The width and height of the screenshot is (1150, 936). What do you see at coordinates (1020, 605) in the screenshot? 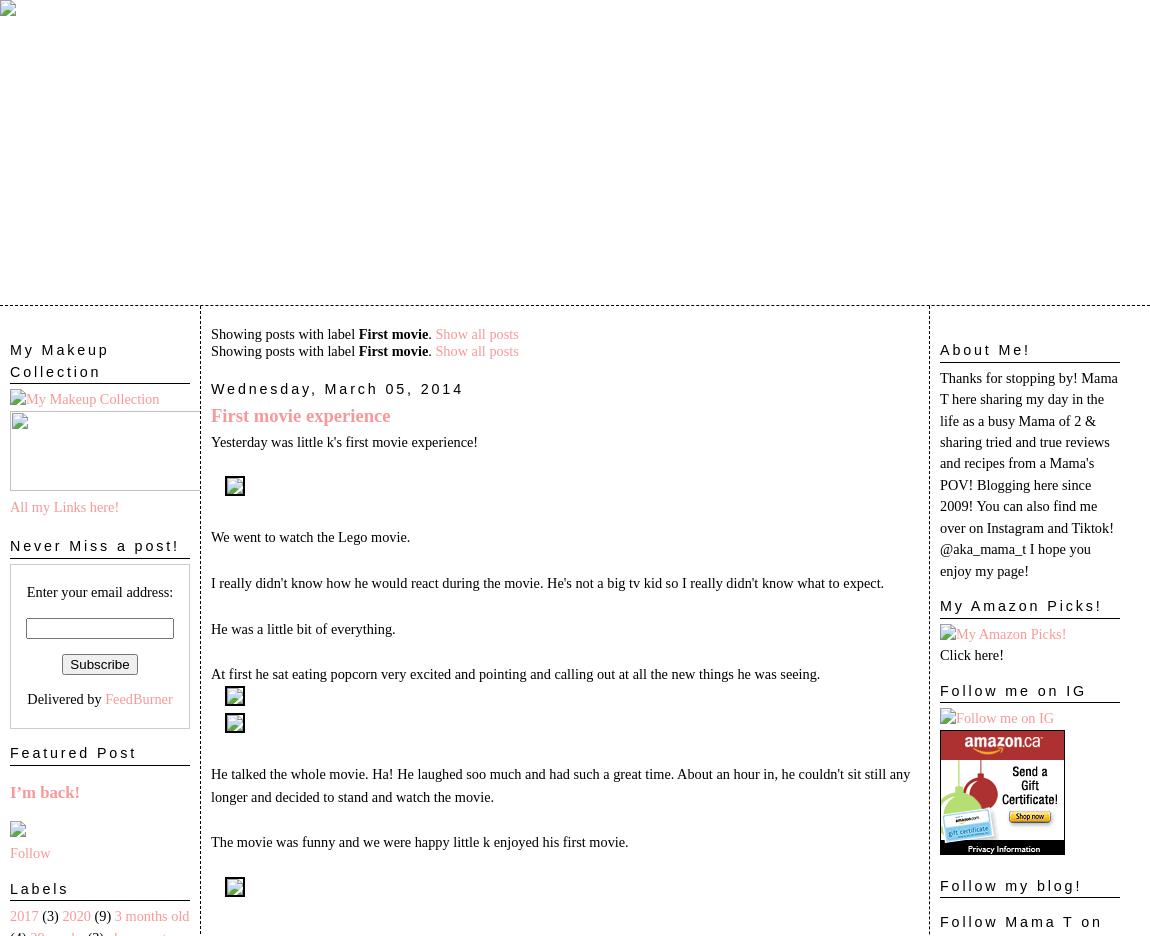
I see `'My Amazon Picks!'` at bounding box center [1020, 605].